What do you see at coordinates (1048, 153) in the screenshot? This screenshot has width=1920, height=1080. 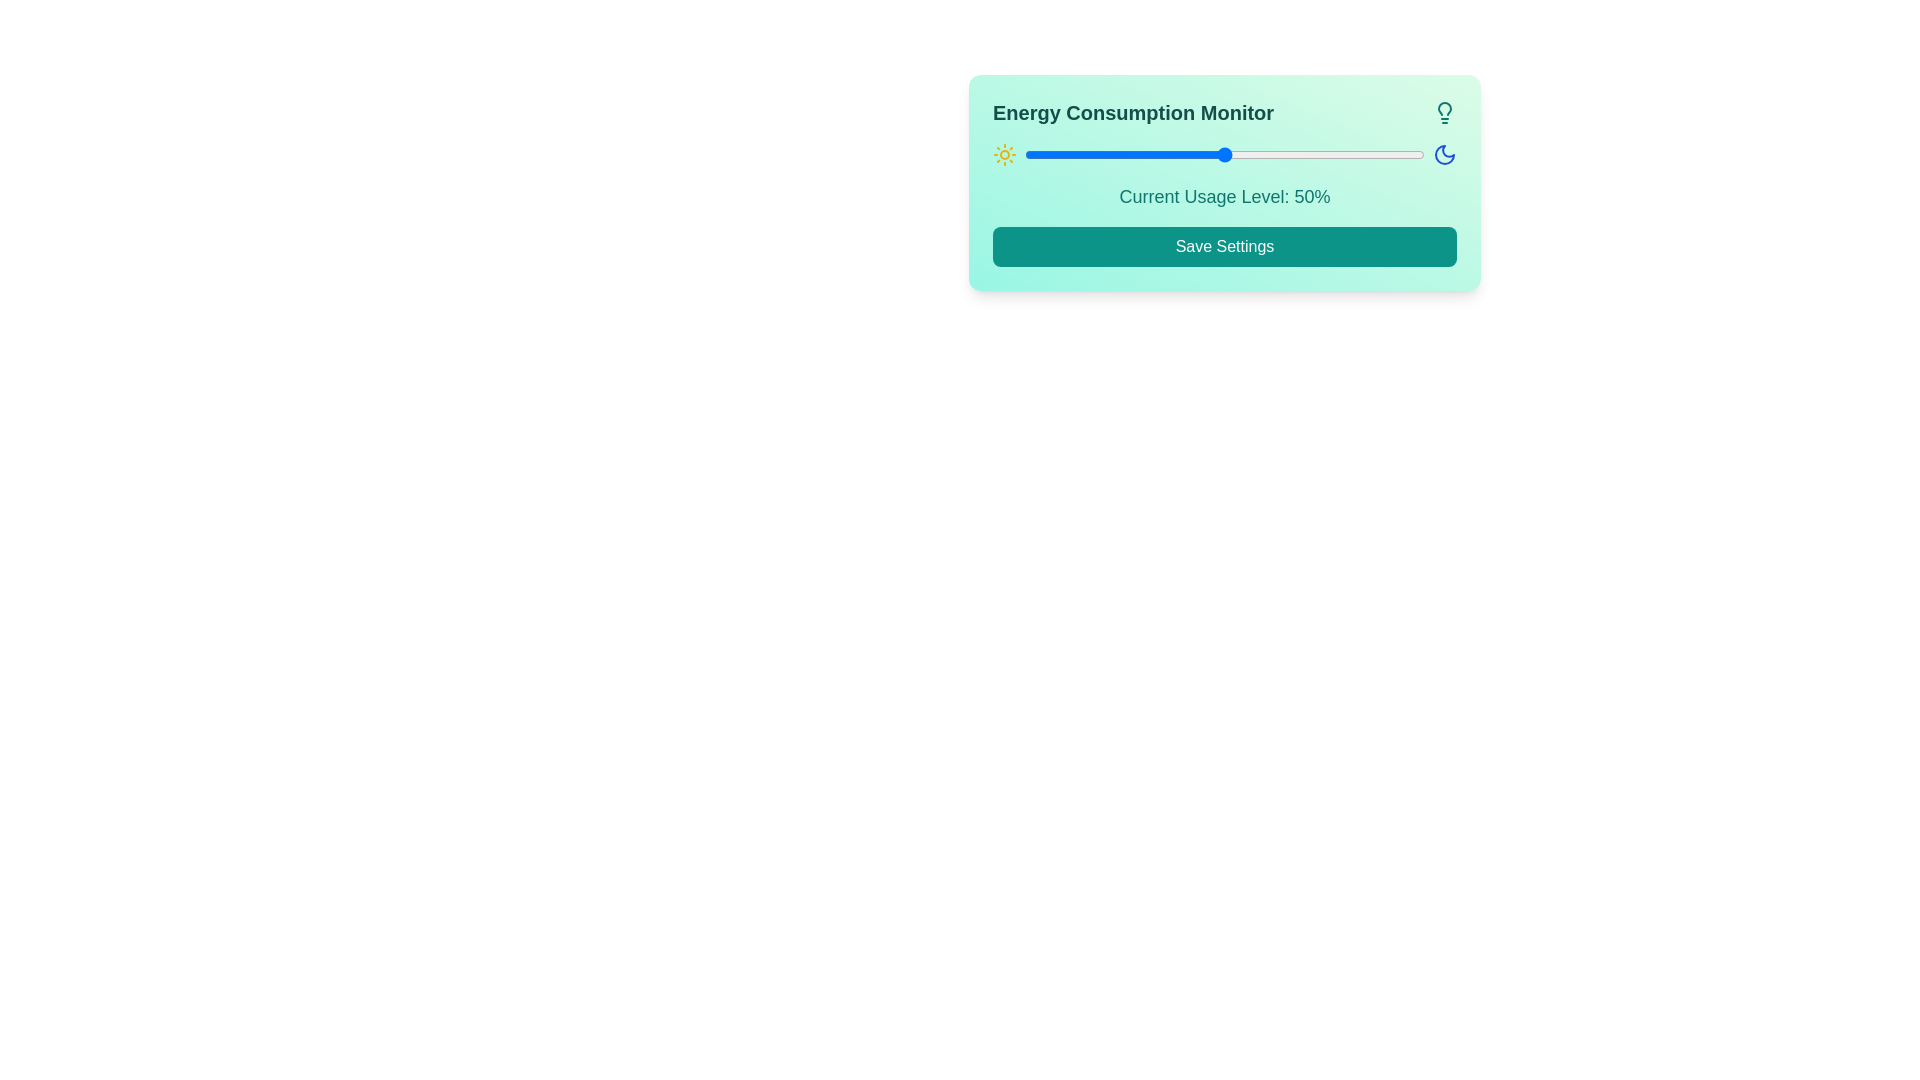 I see `the slider to set the energy usage level to 6%` at bounding box center [1048, 153].